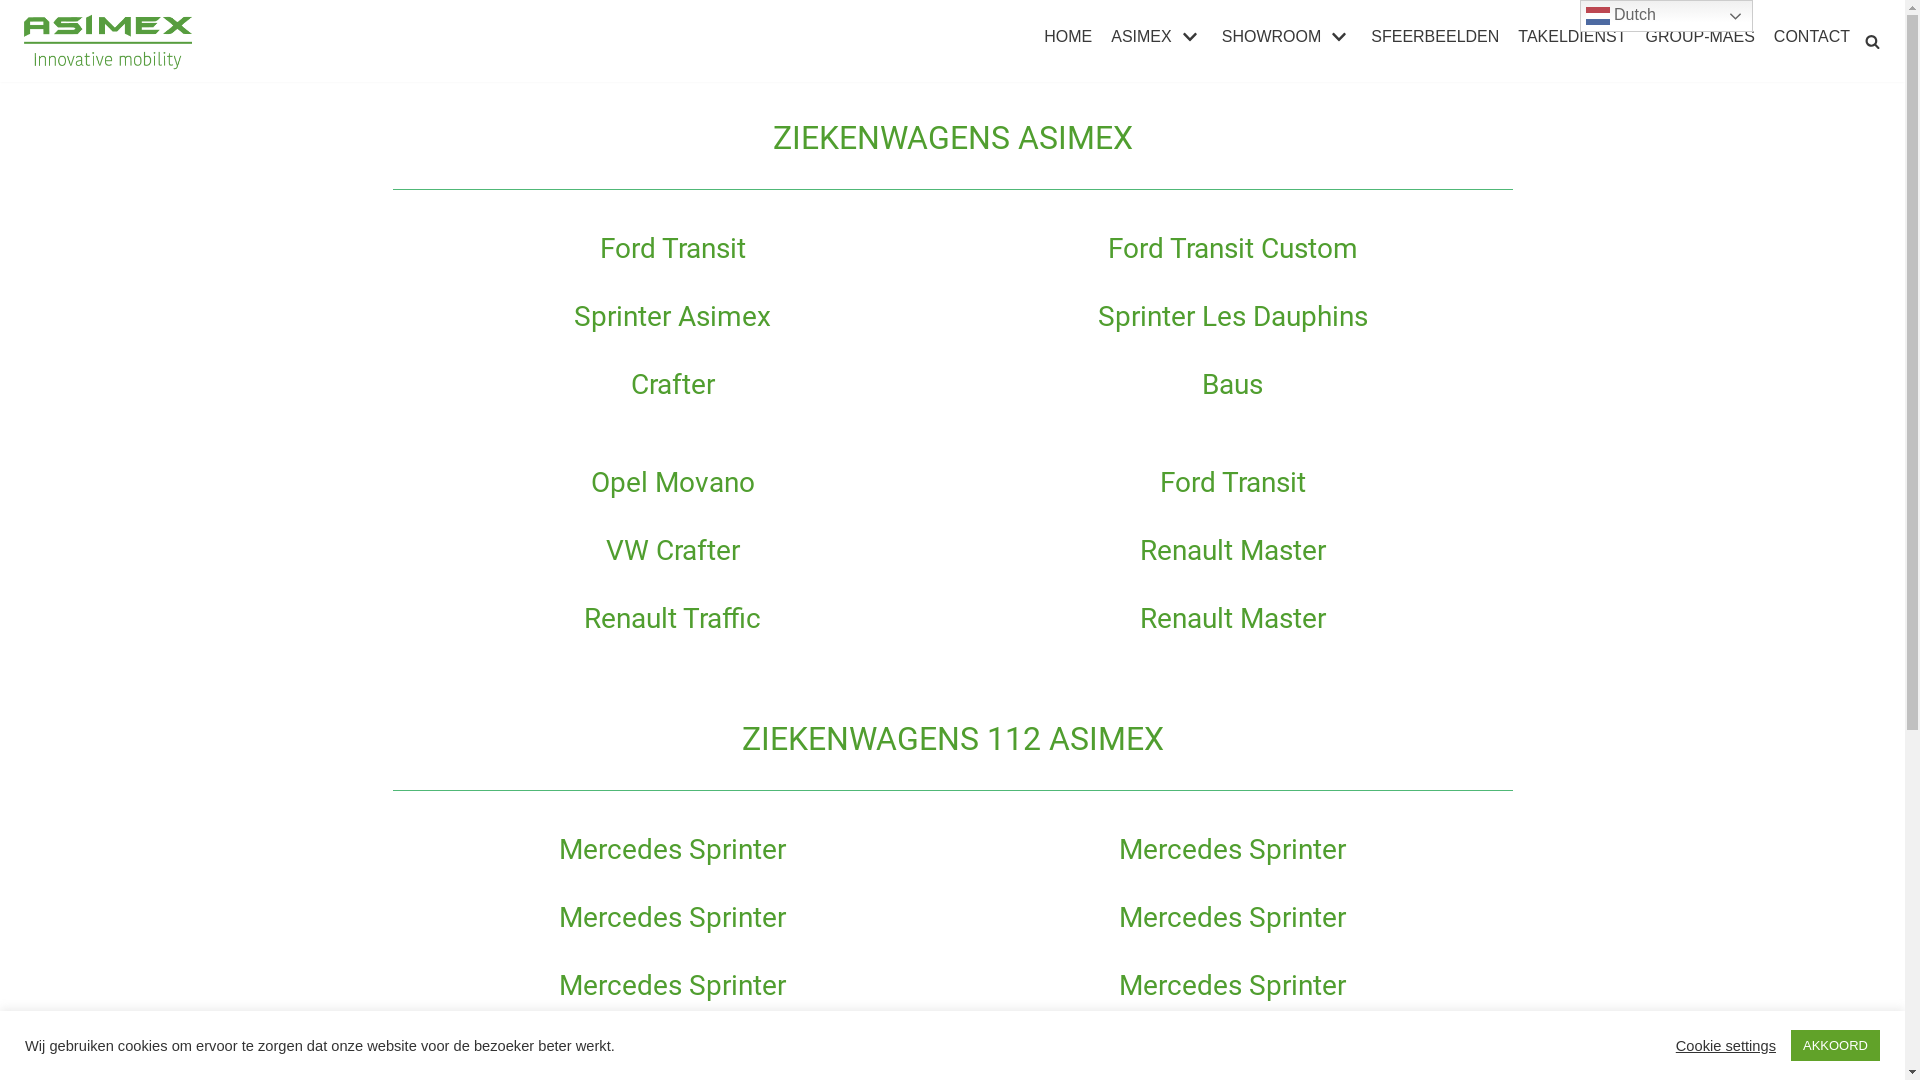 This screenshot has width=1920, height=1080. What do you see at coordinates (0, 10) in the screenshot?
I see `'Spring naar de inhoud'` at bounding box center [0, 10].